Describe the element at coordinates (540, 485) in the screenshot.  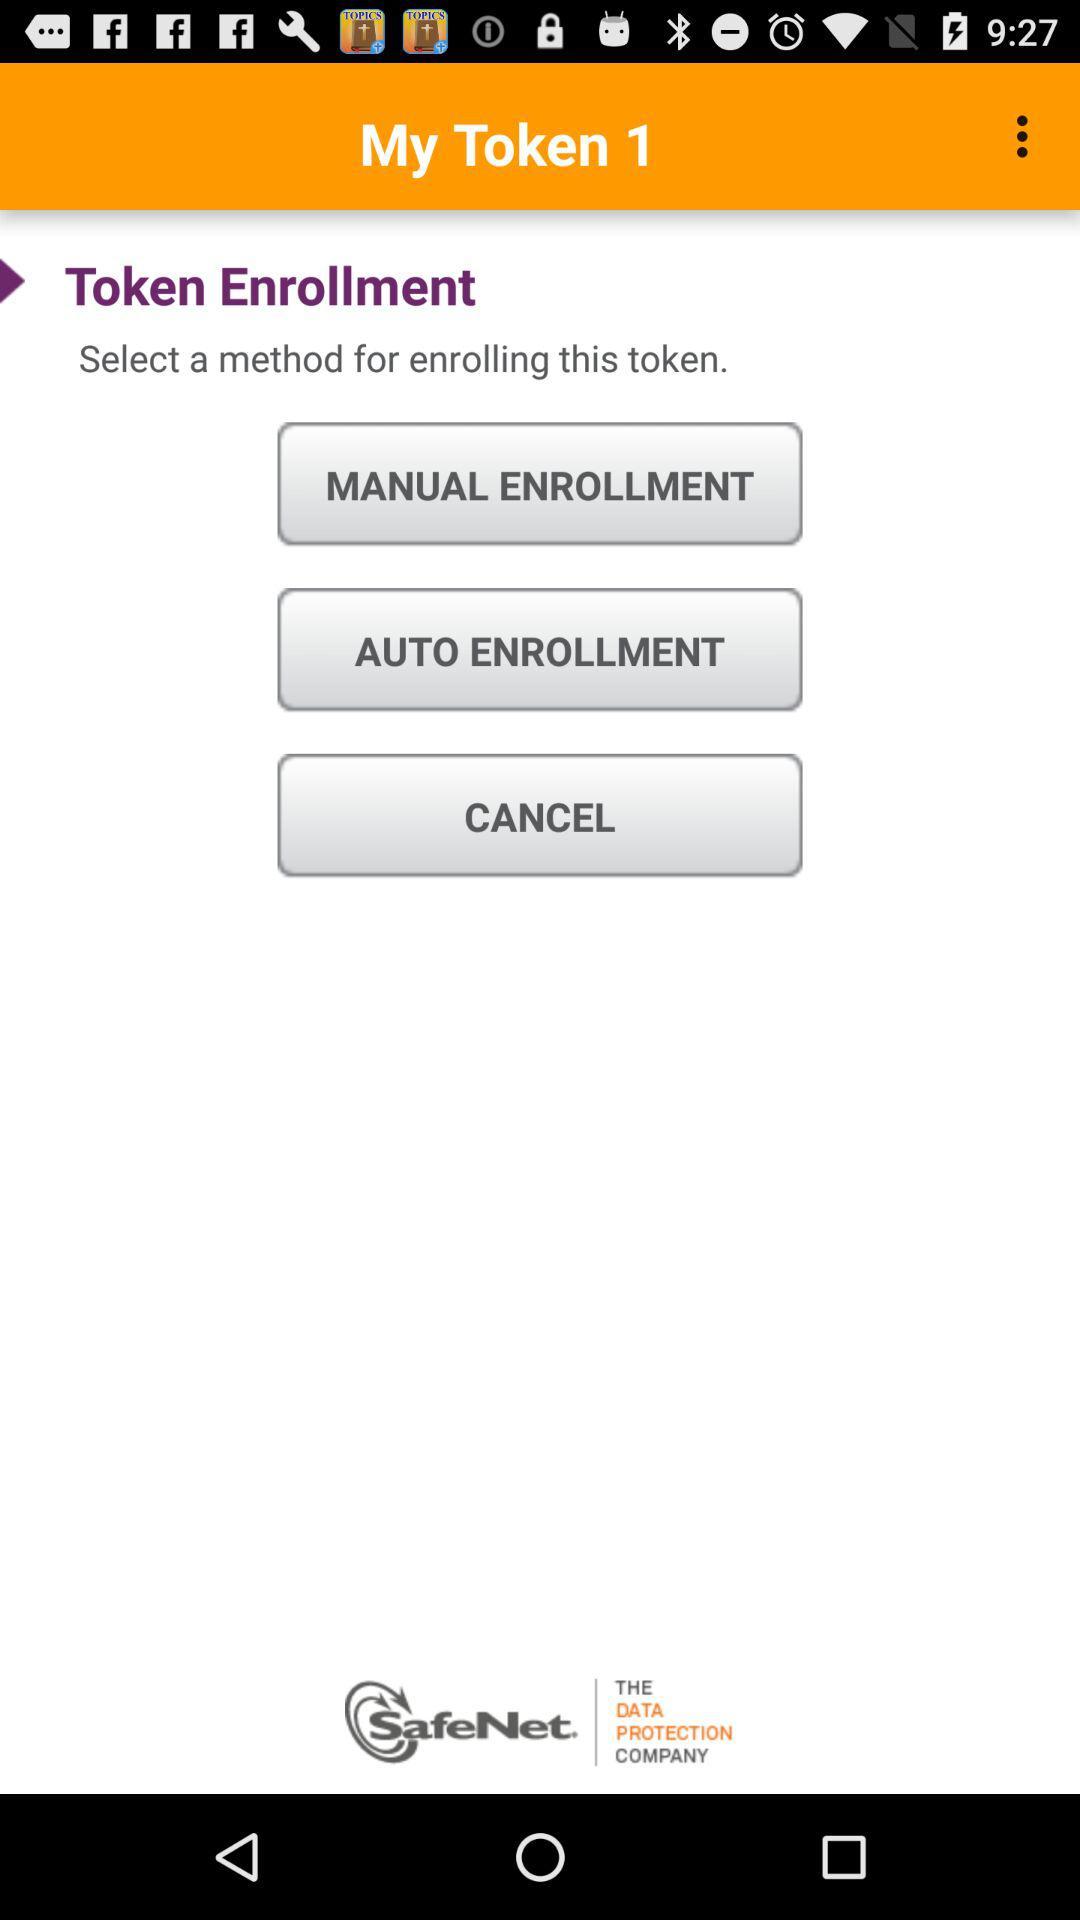
I see `manual enrollment icon` at that location.